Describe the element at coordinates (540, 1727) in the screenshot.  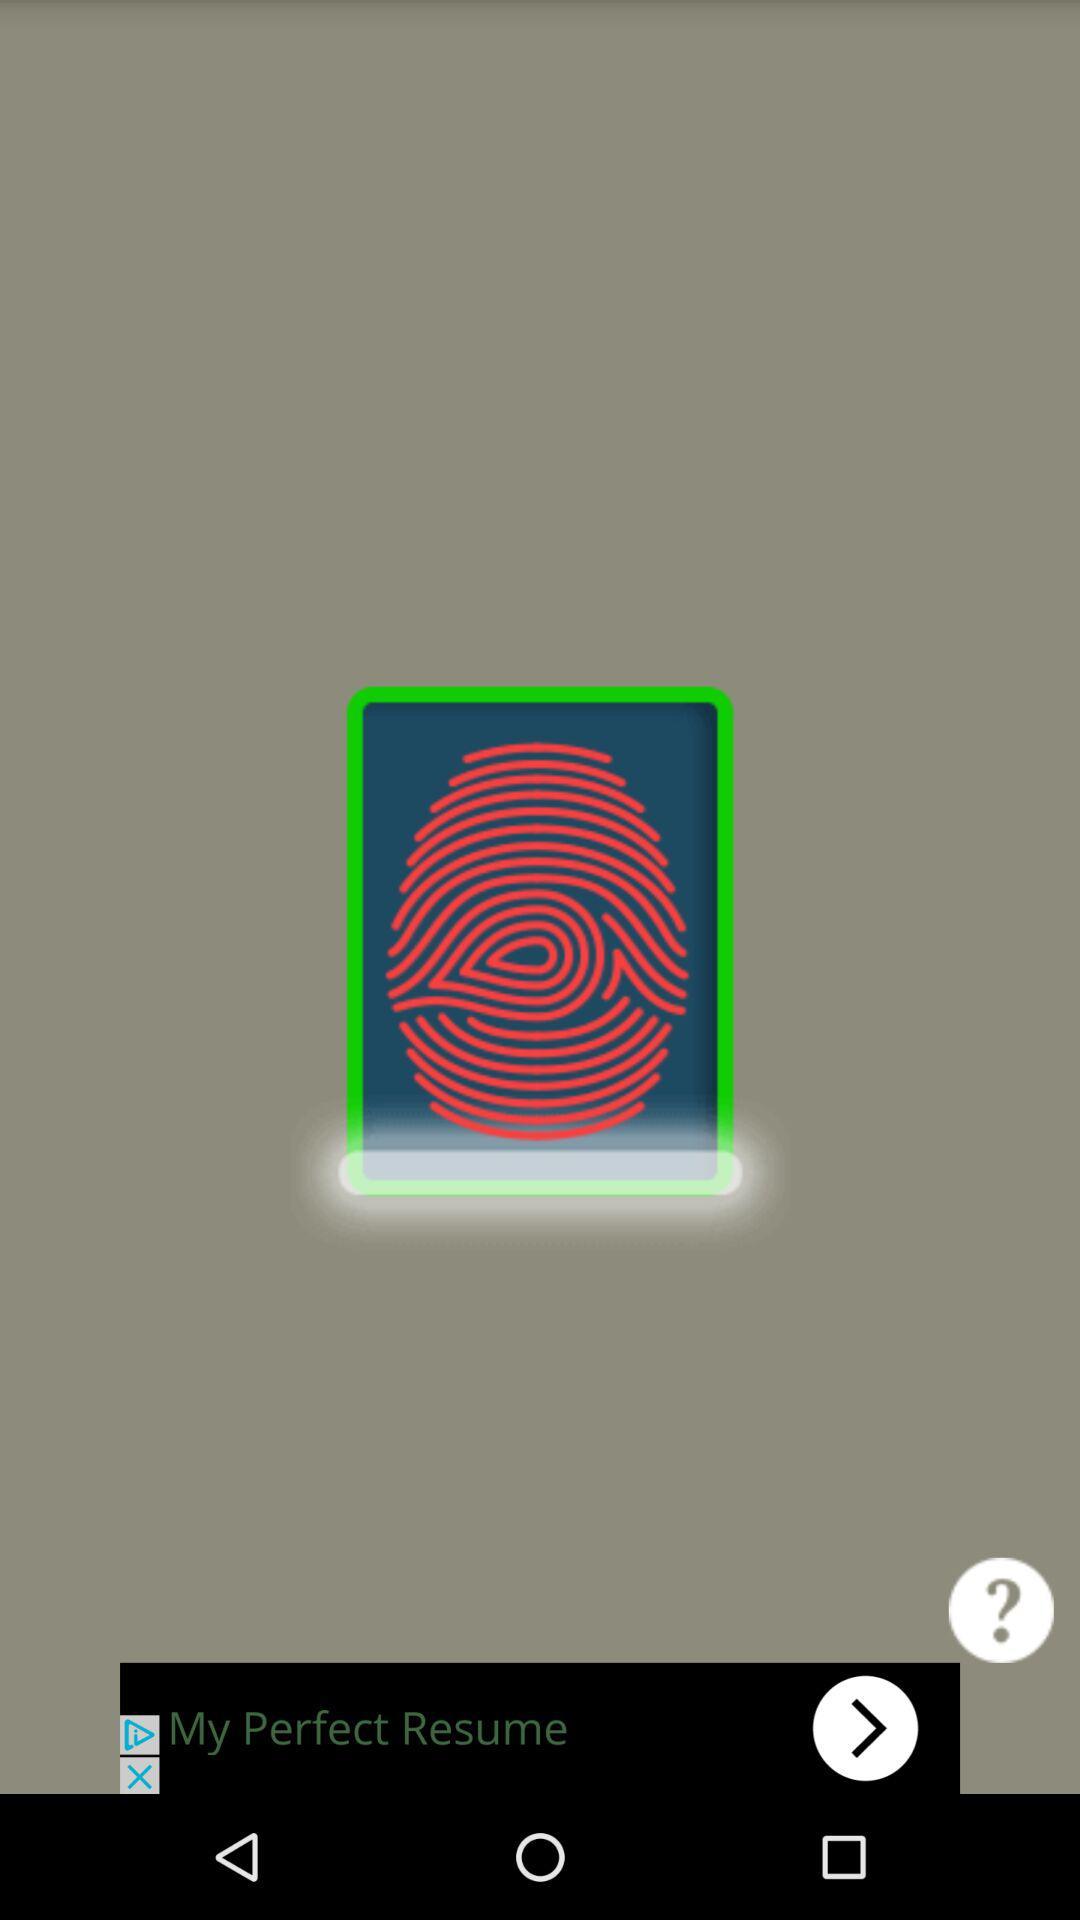
I see `option` at that location.